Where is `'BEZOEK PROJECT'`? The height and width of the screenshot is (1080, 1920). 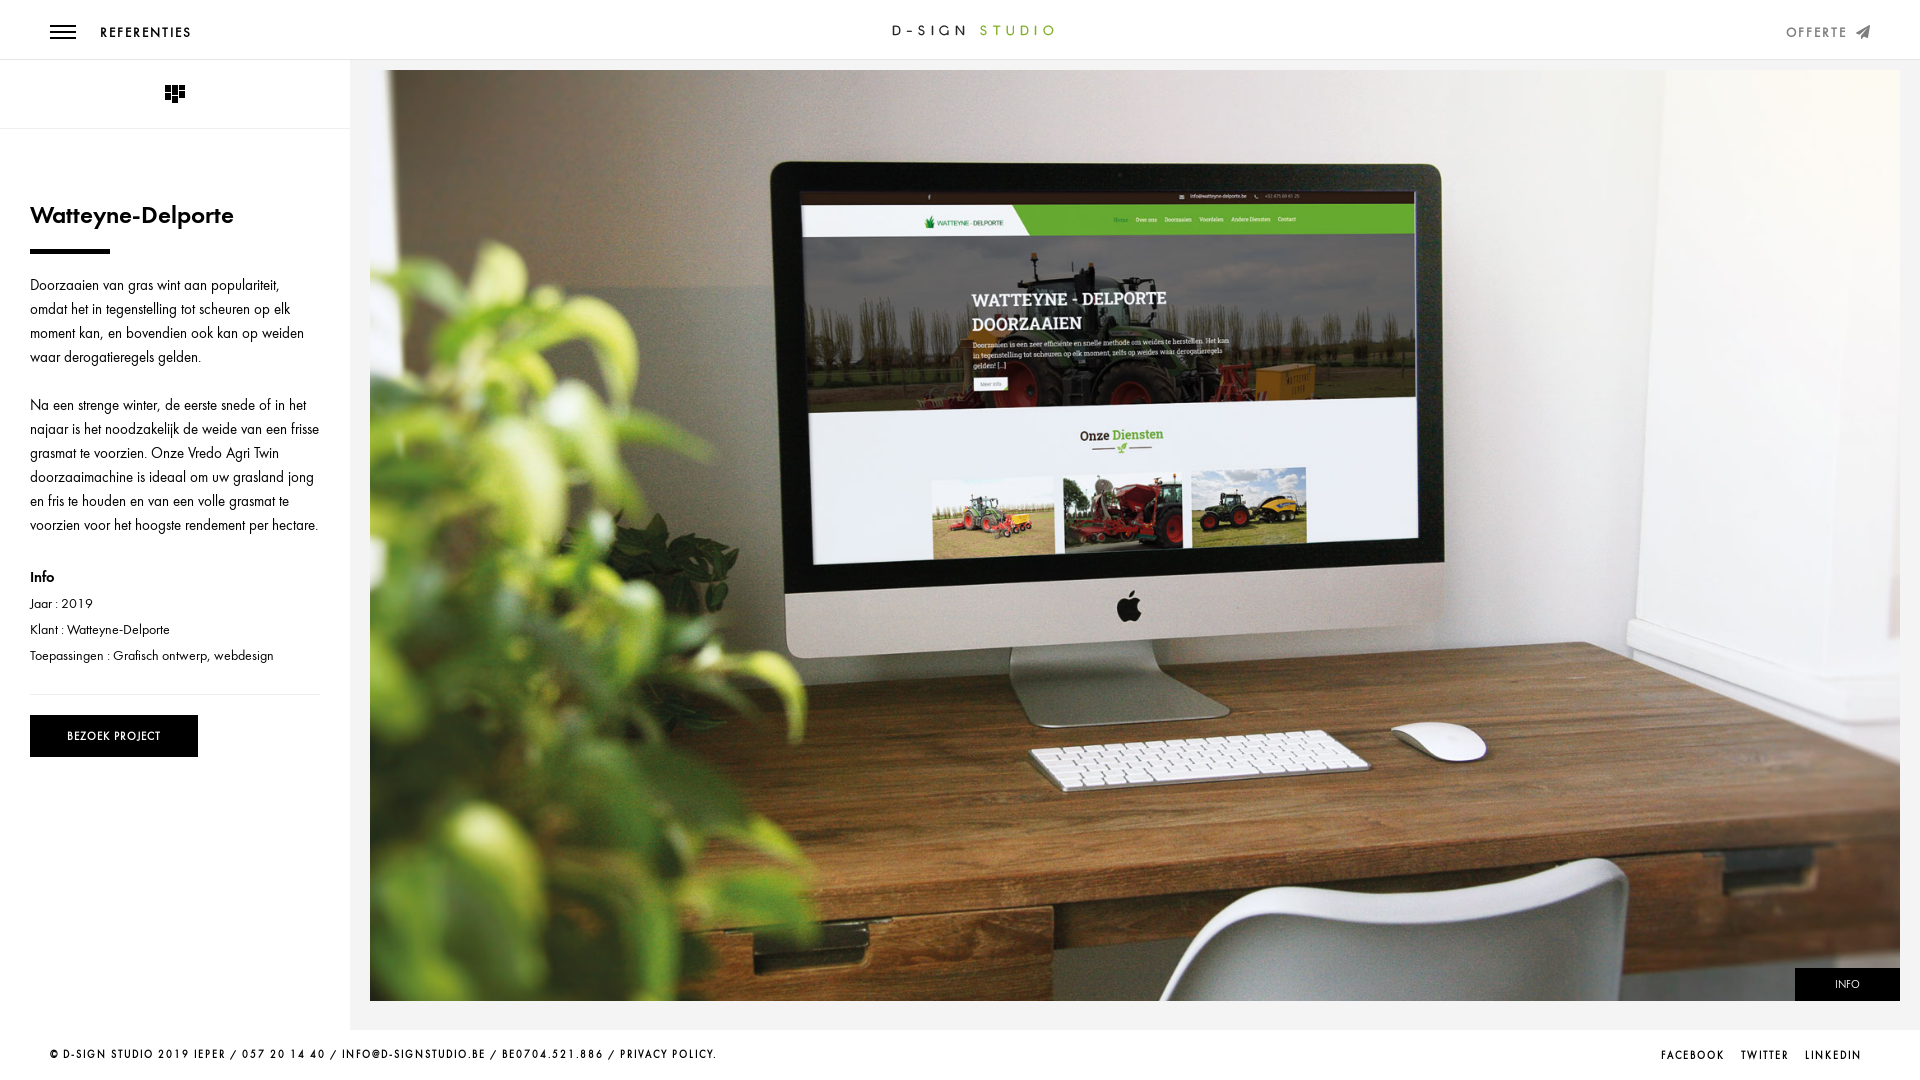 'BEZOEK PROJECT' is located at coordinates (113, 736).